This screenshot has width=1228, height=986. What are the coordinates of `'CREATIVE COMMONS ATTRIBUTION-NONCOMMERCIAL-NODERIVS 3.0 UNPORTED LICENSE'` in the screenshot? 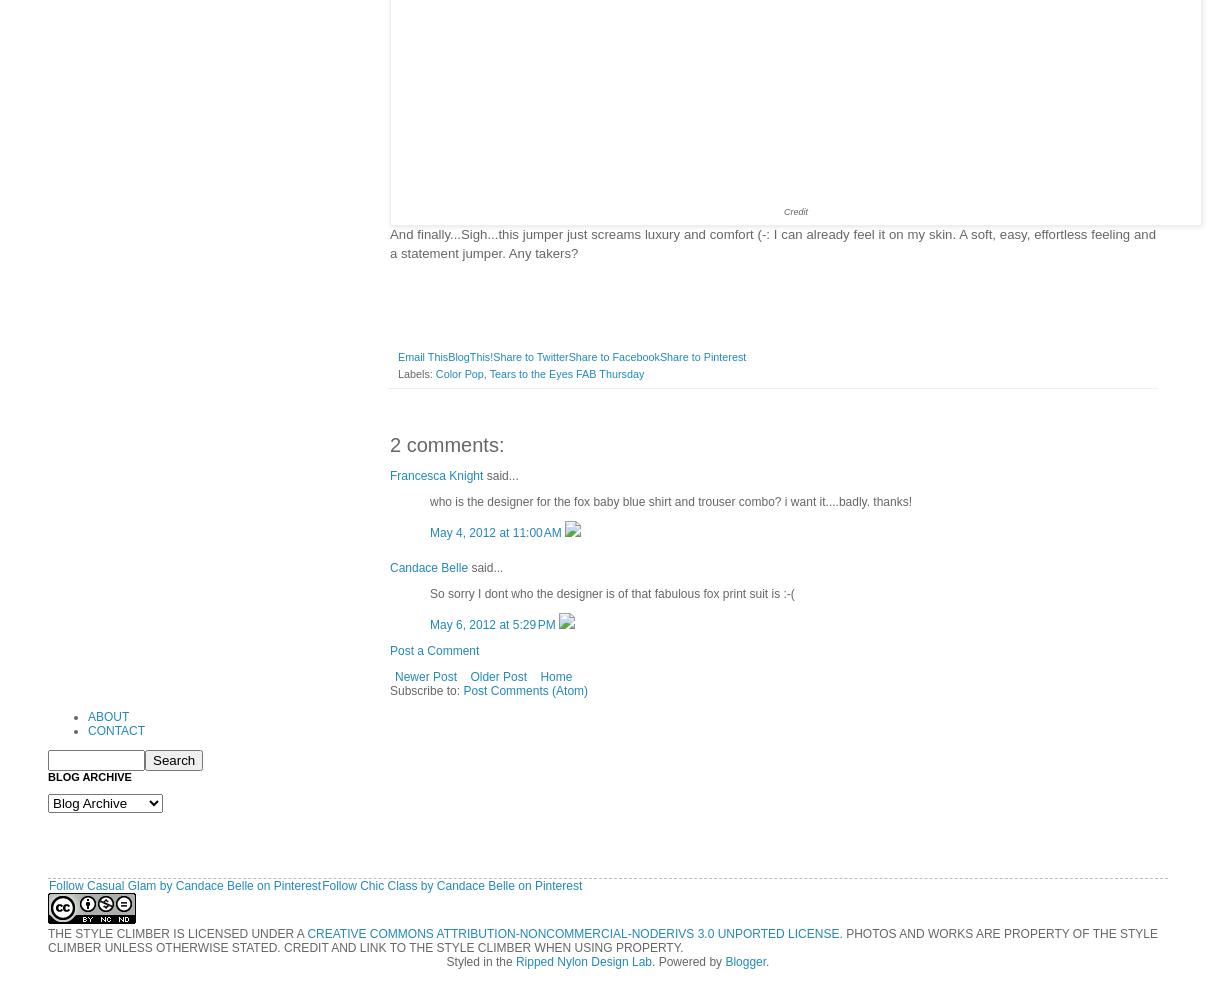 It's located at (307, 934).